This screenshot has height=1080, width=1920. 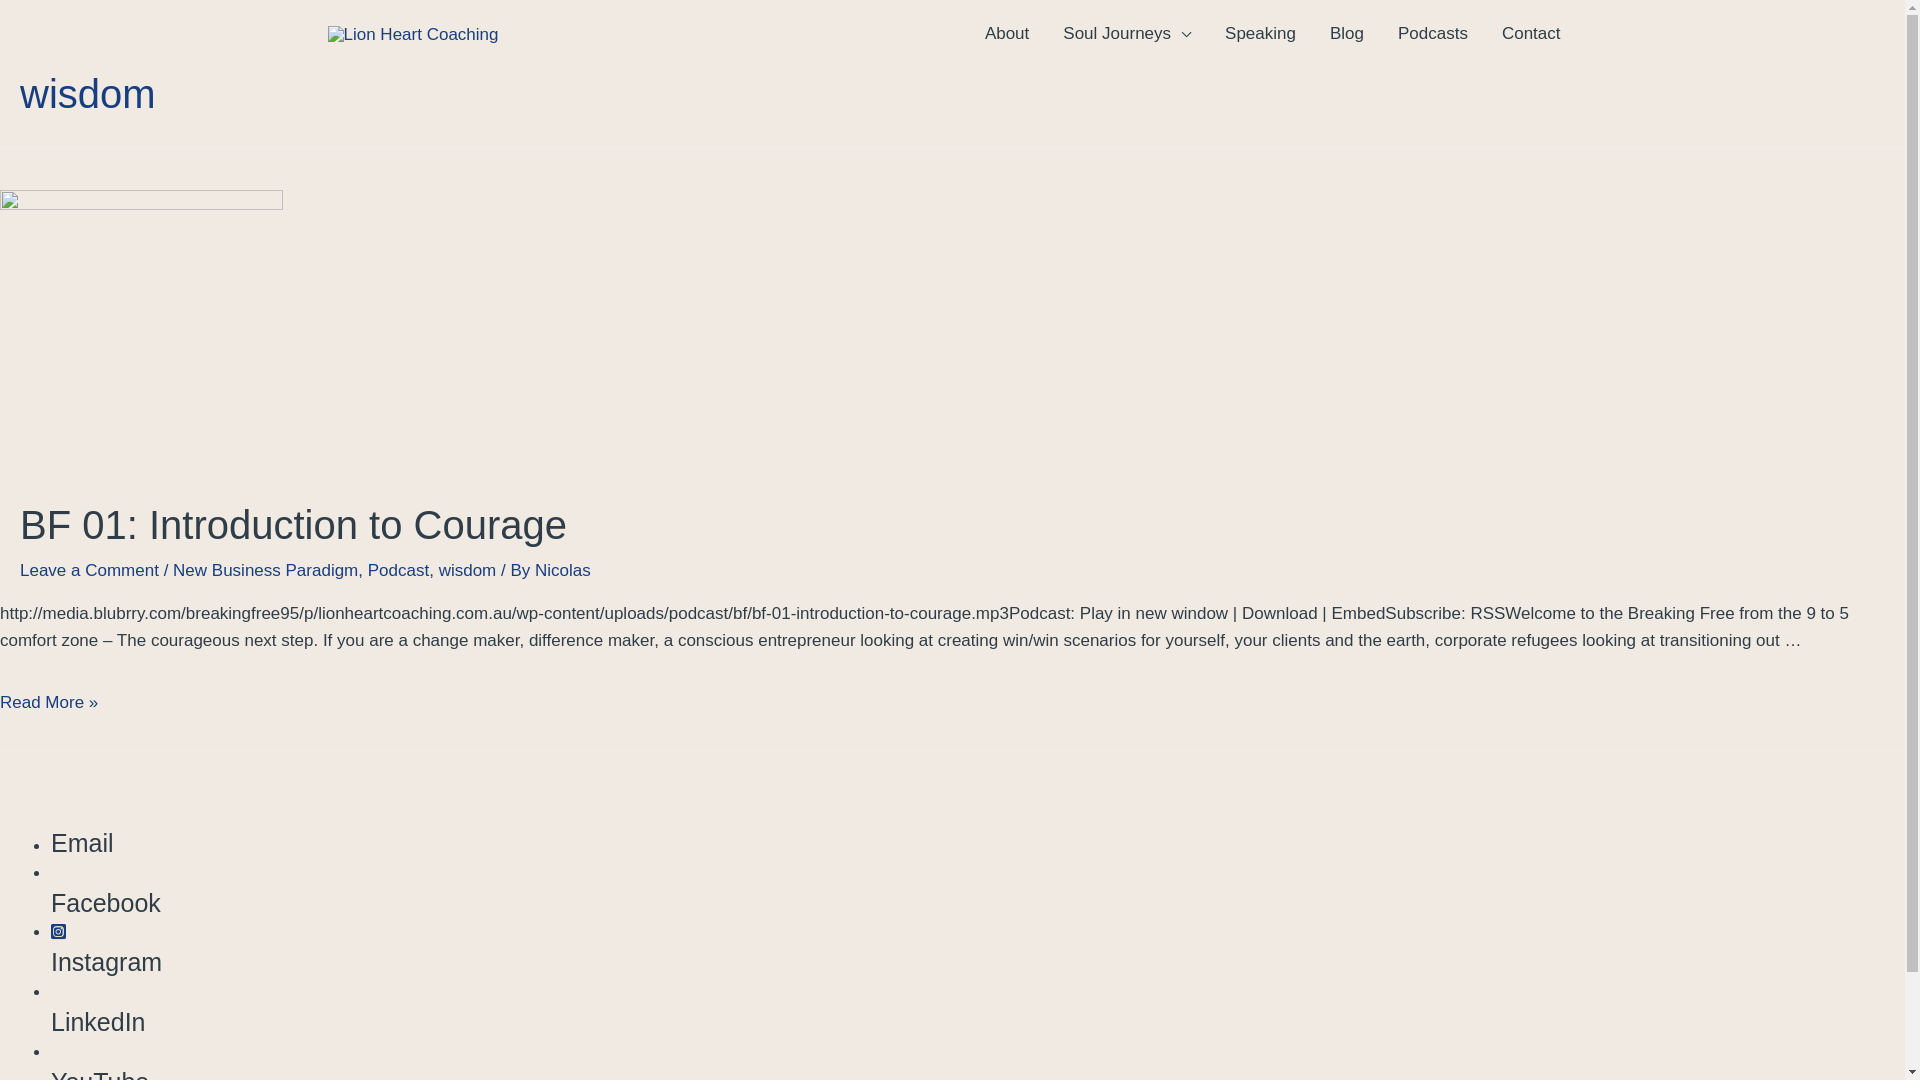 I want to click on 'Contact', so click(x=1530, y=34).